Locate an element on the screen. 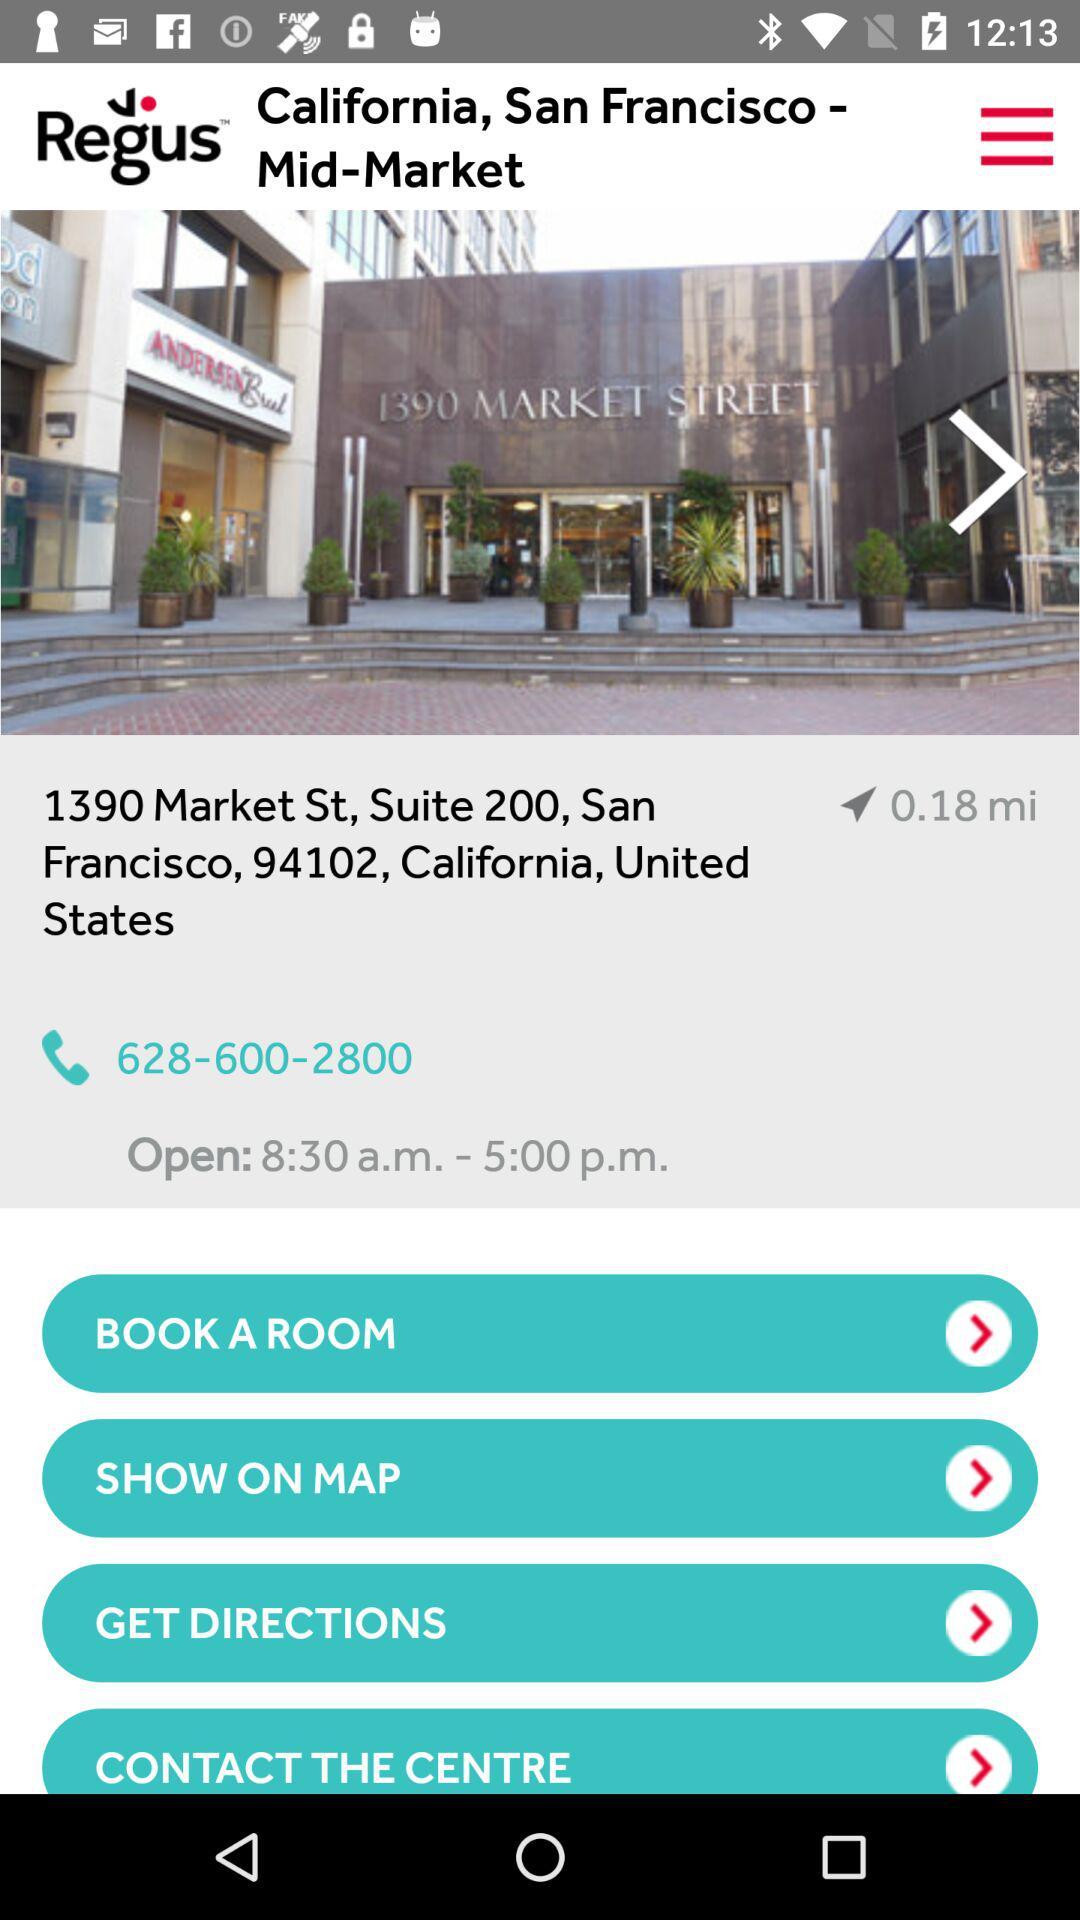  main site is located at coordinates (114, 135).